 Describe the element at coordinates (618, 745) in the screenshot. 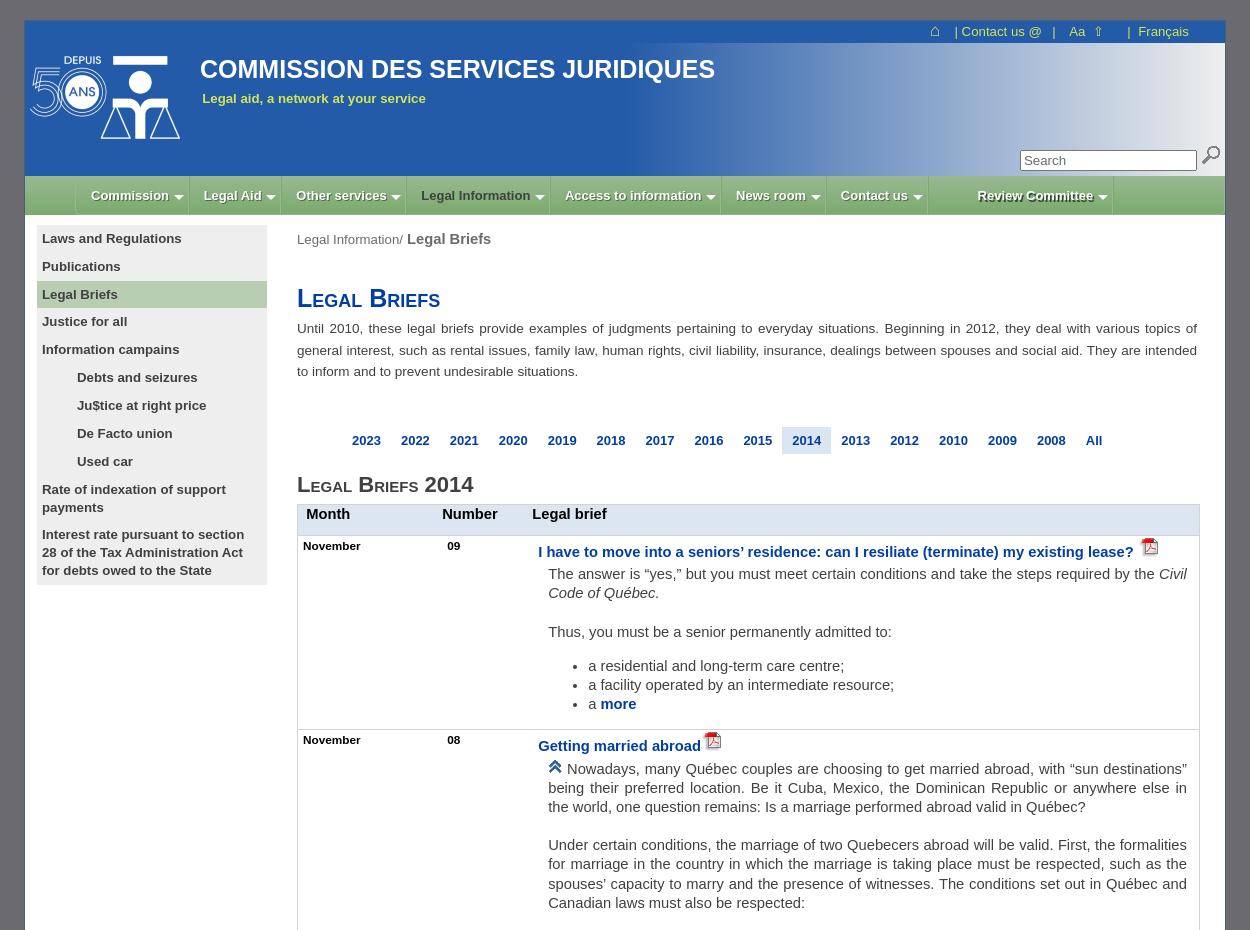

I see `'Getting married abroad'` at that location.